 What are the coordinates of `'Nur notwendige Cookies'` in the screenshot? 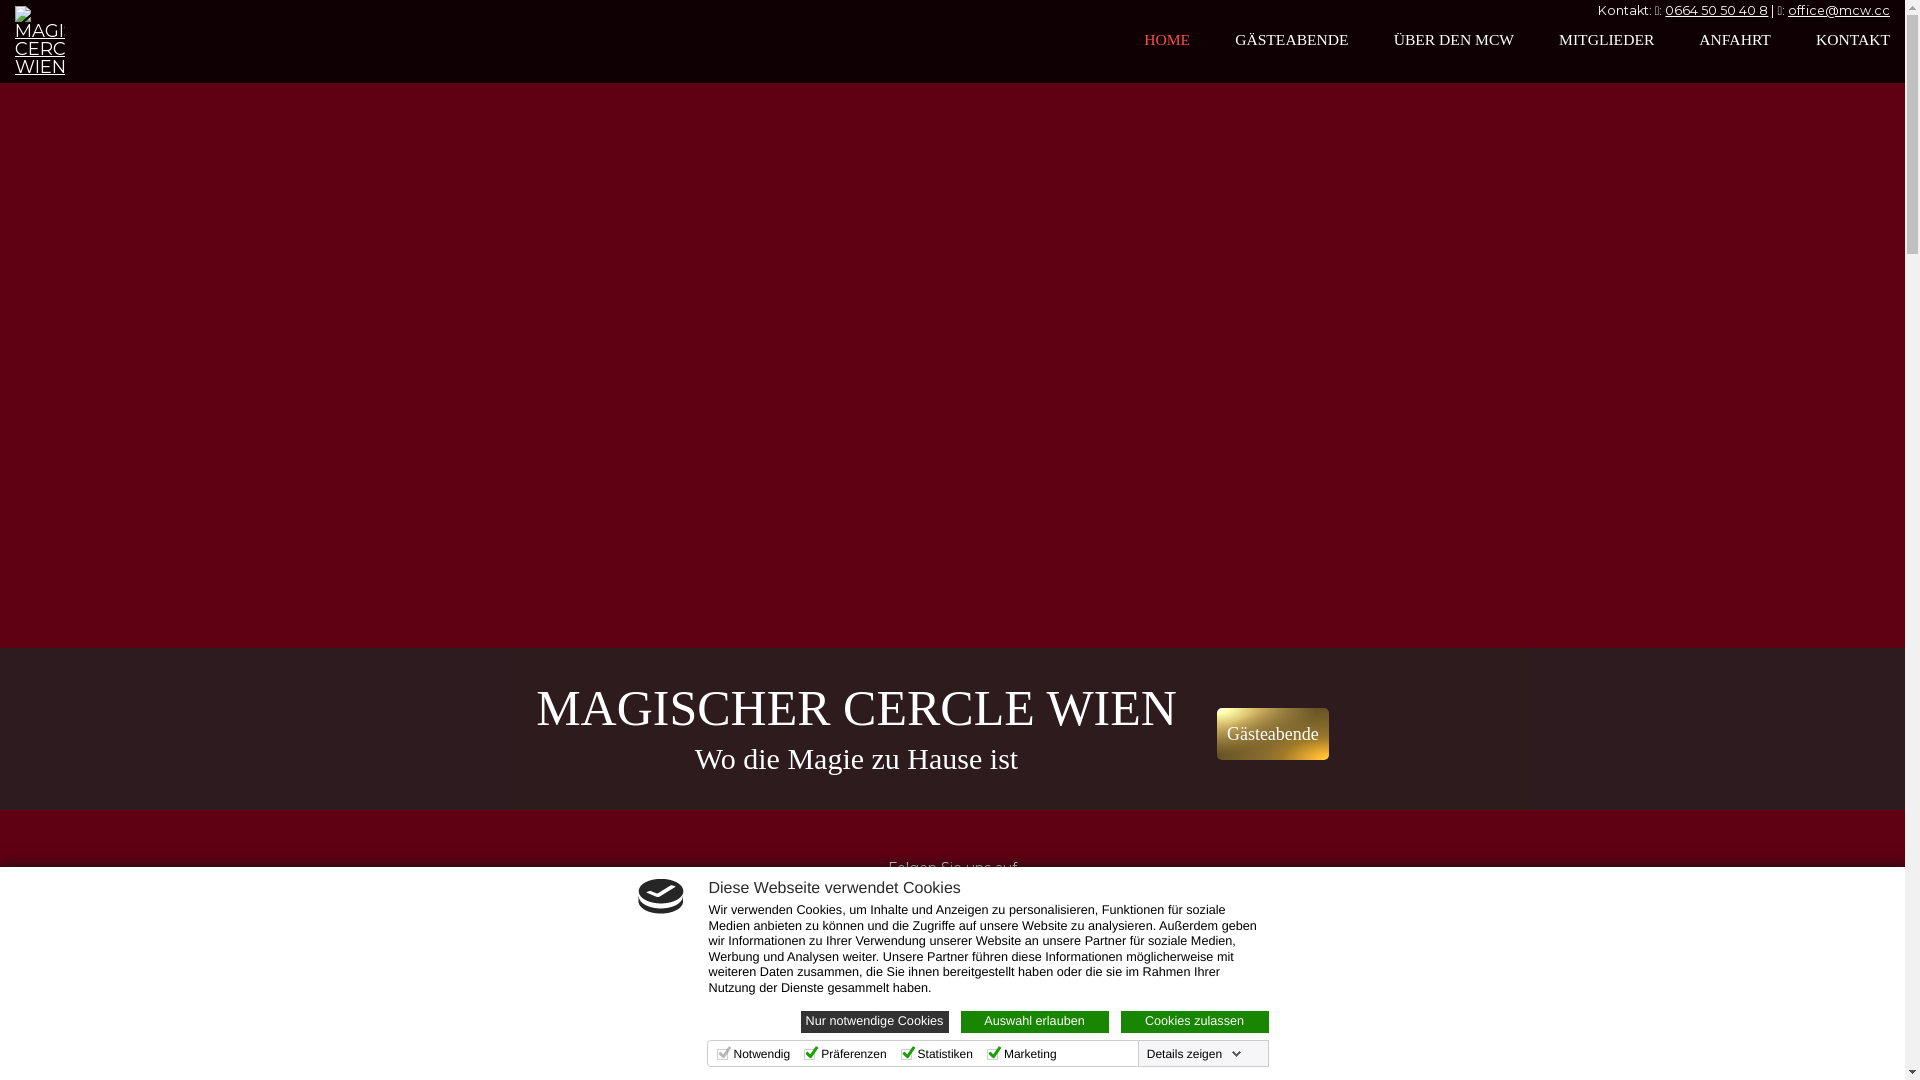 It's located at (873, 1022).